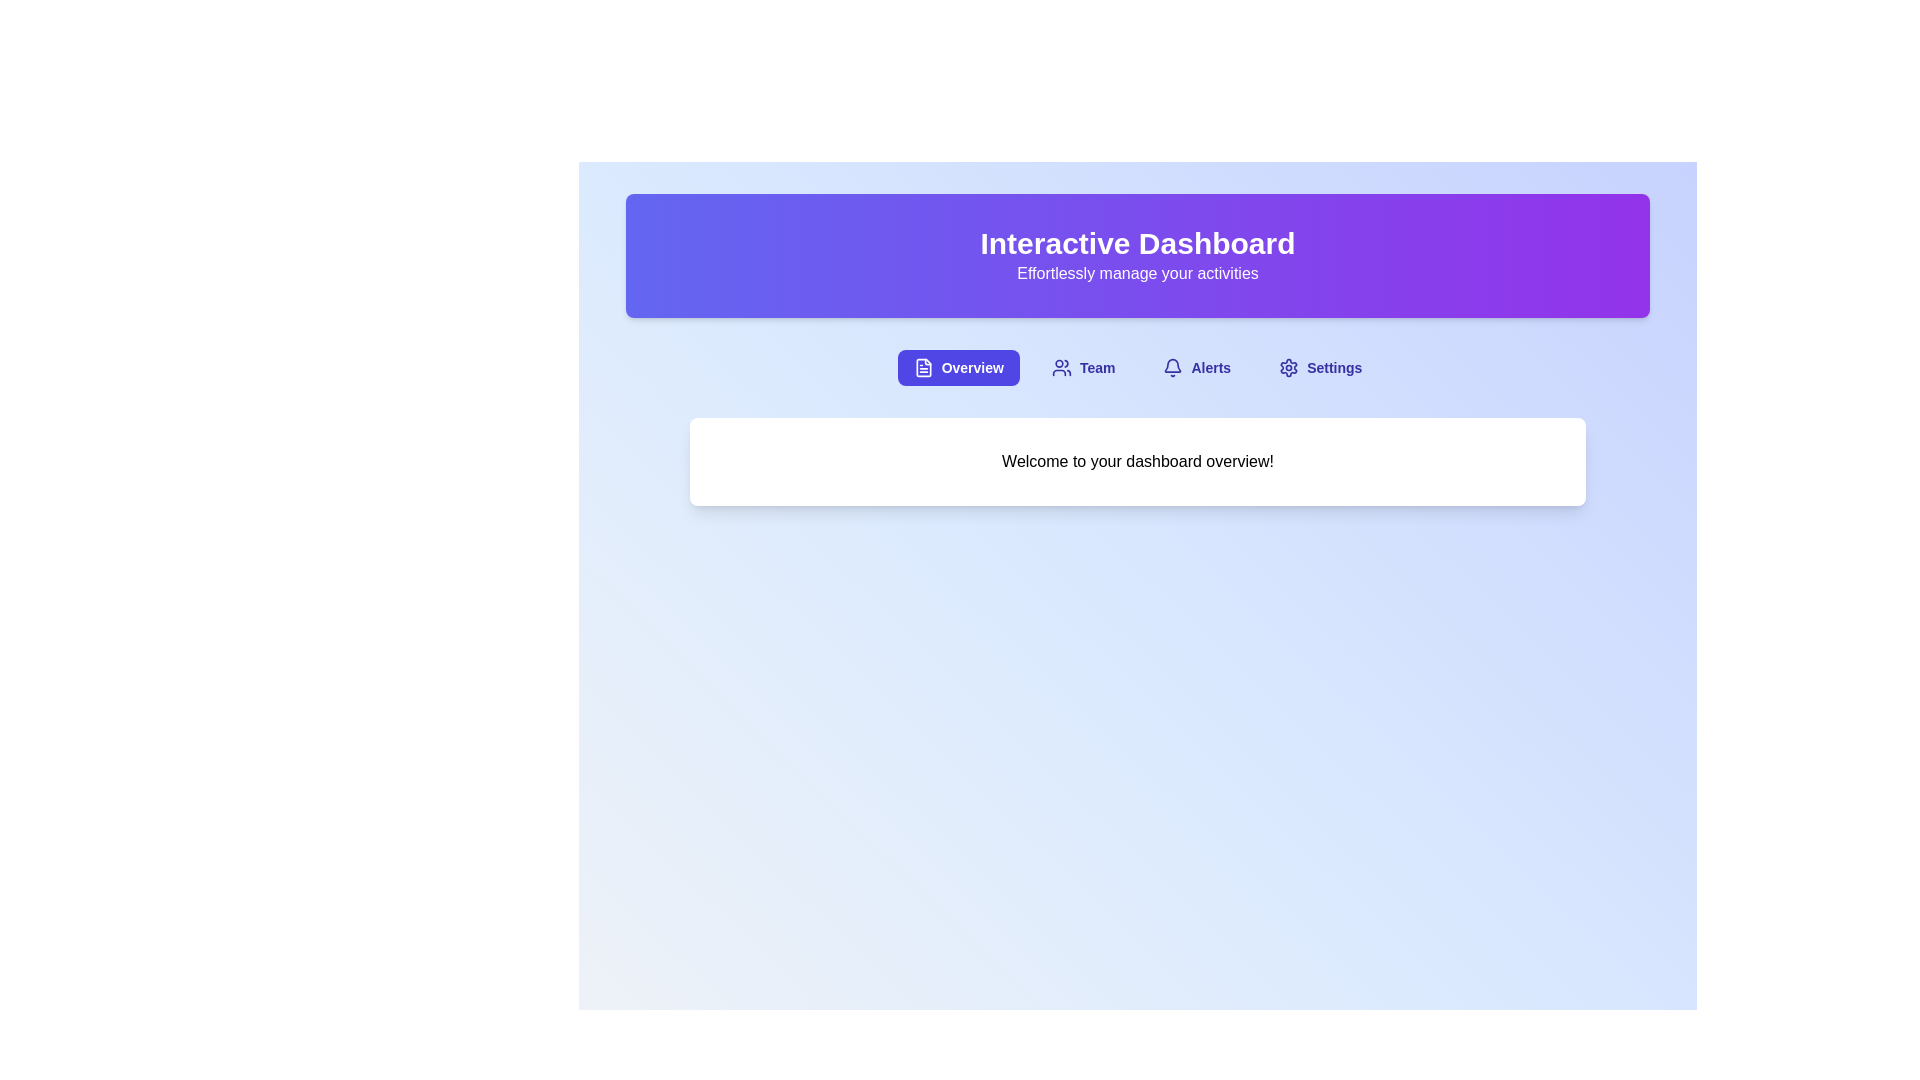  I want to click on accessibility features of the navigation bar located centrally below the 'Interactive Dashboard' header, so click(1137, 367).